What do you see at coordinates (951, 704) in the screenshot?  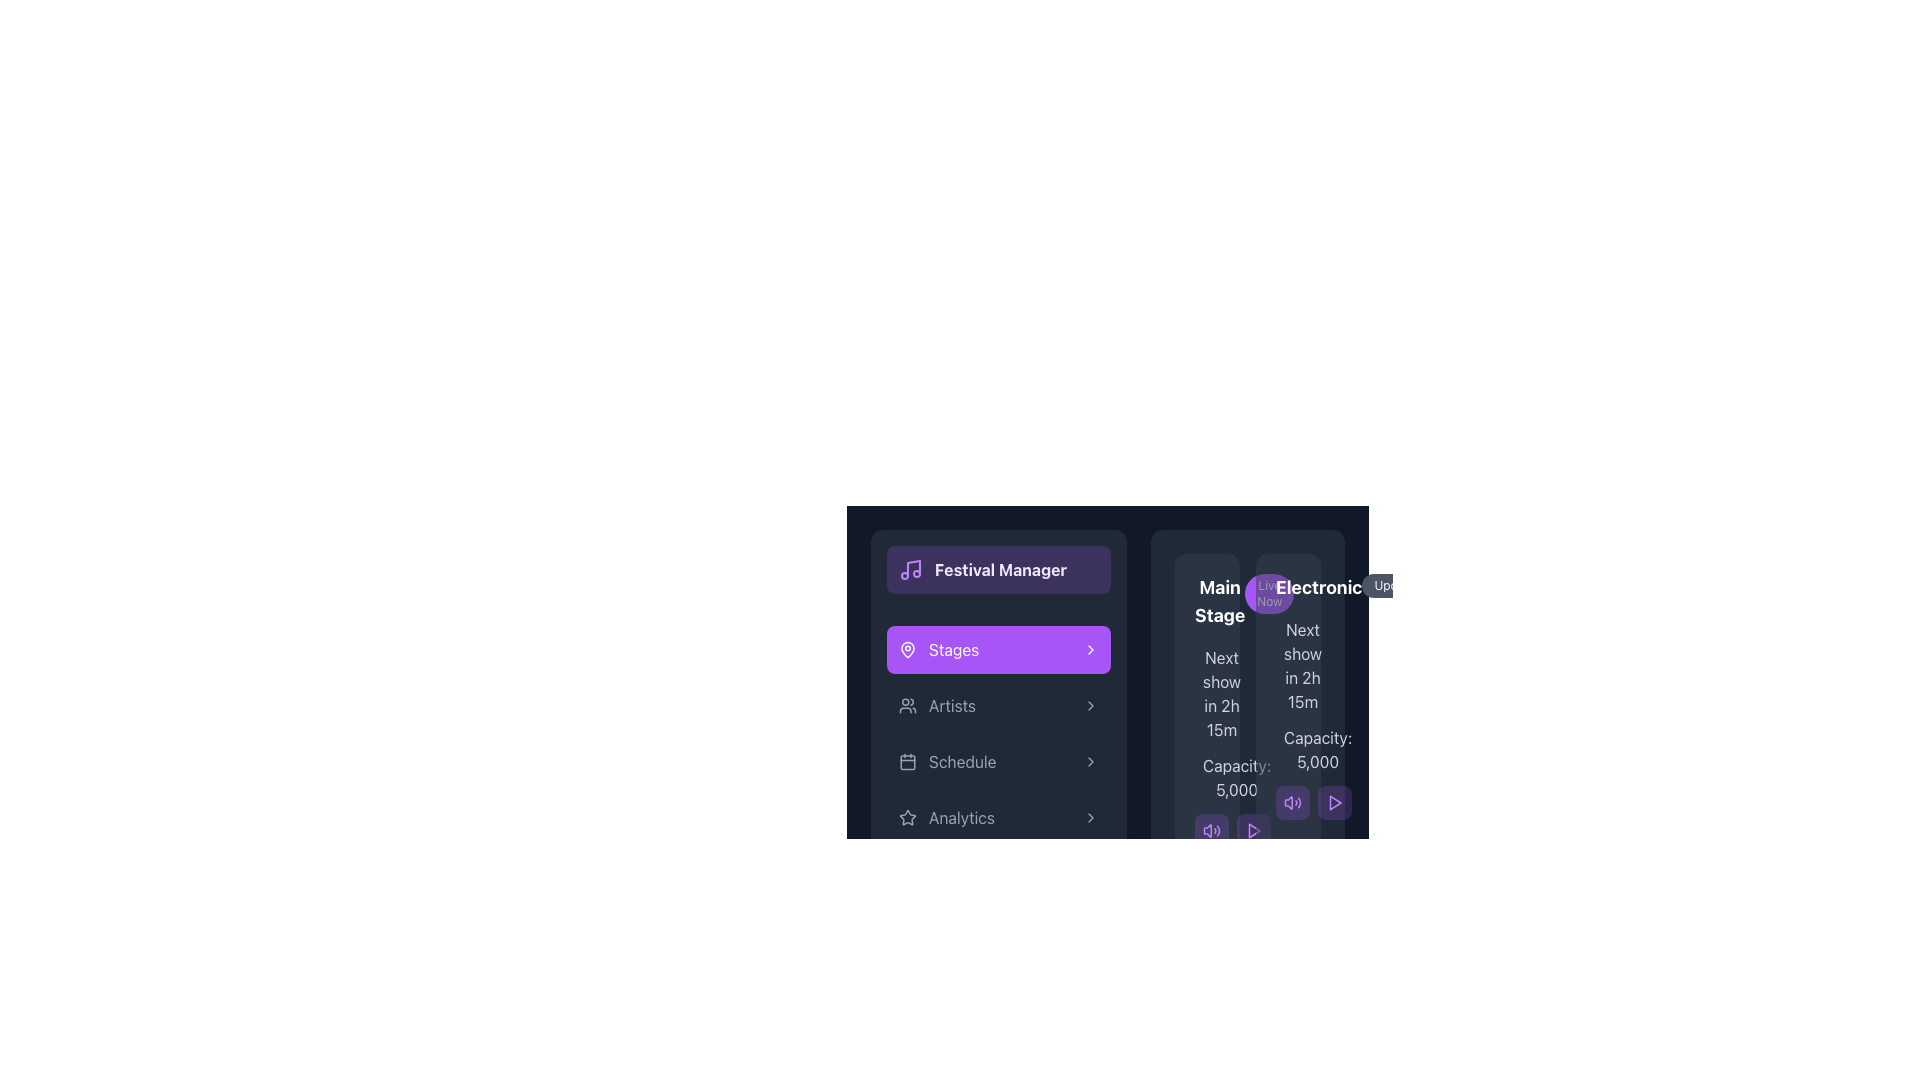 I see `the 'Artists' text label, which is the second item in the vertical list under the purple-highlighted 'Stages' button in the left sidebar` at bounding box center [951, 704].